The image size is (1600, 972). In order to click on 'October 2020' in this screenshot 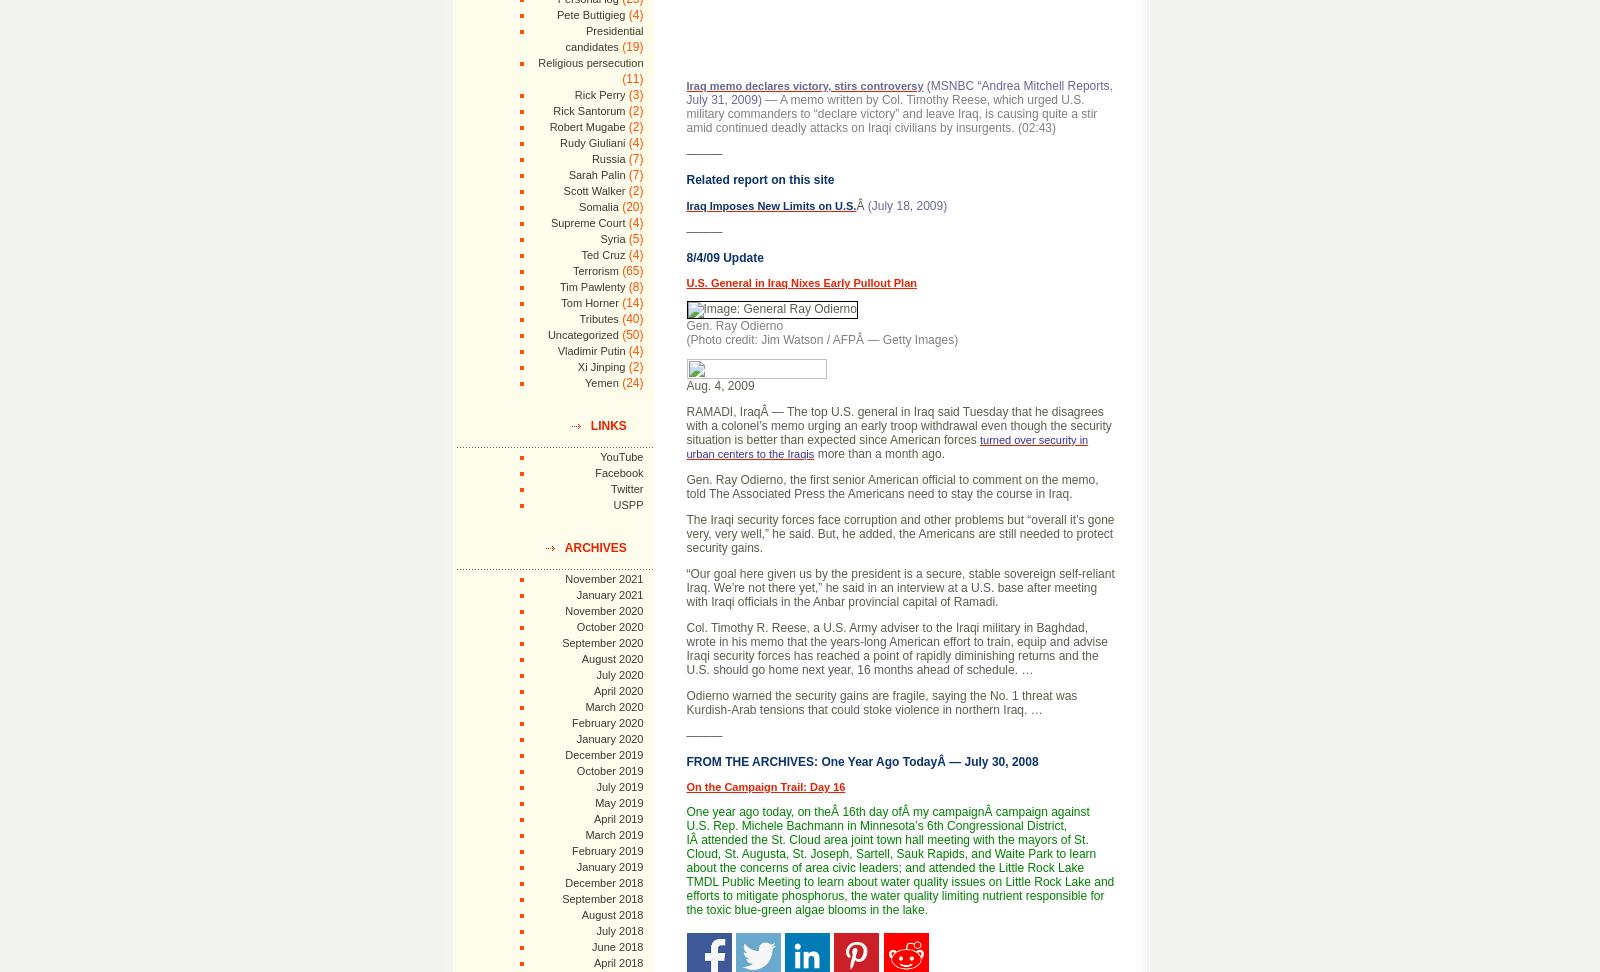, I will do `click(609, 627)`.